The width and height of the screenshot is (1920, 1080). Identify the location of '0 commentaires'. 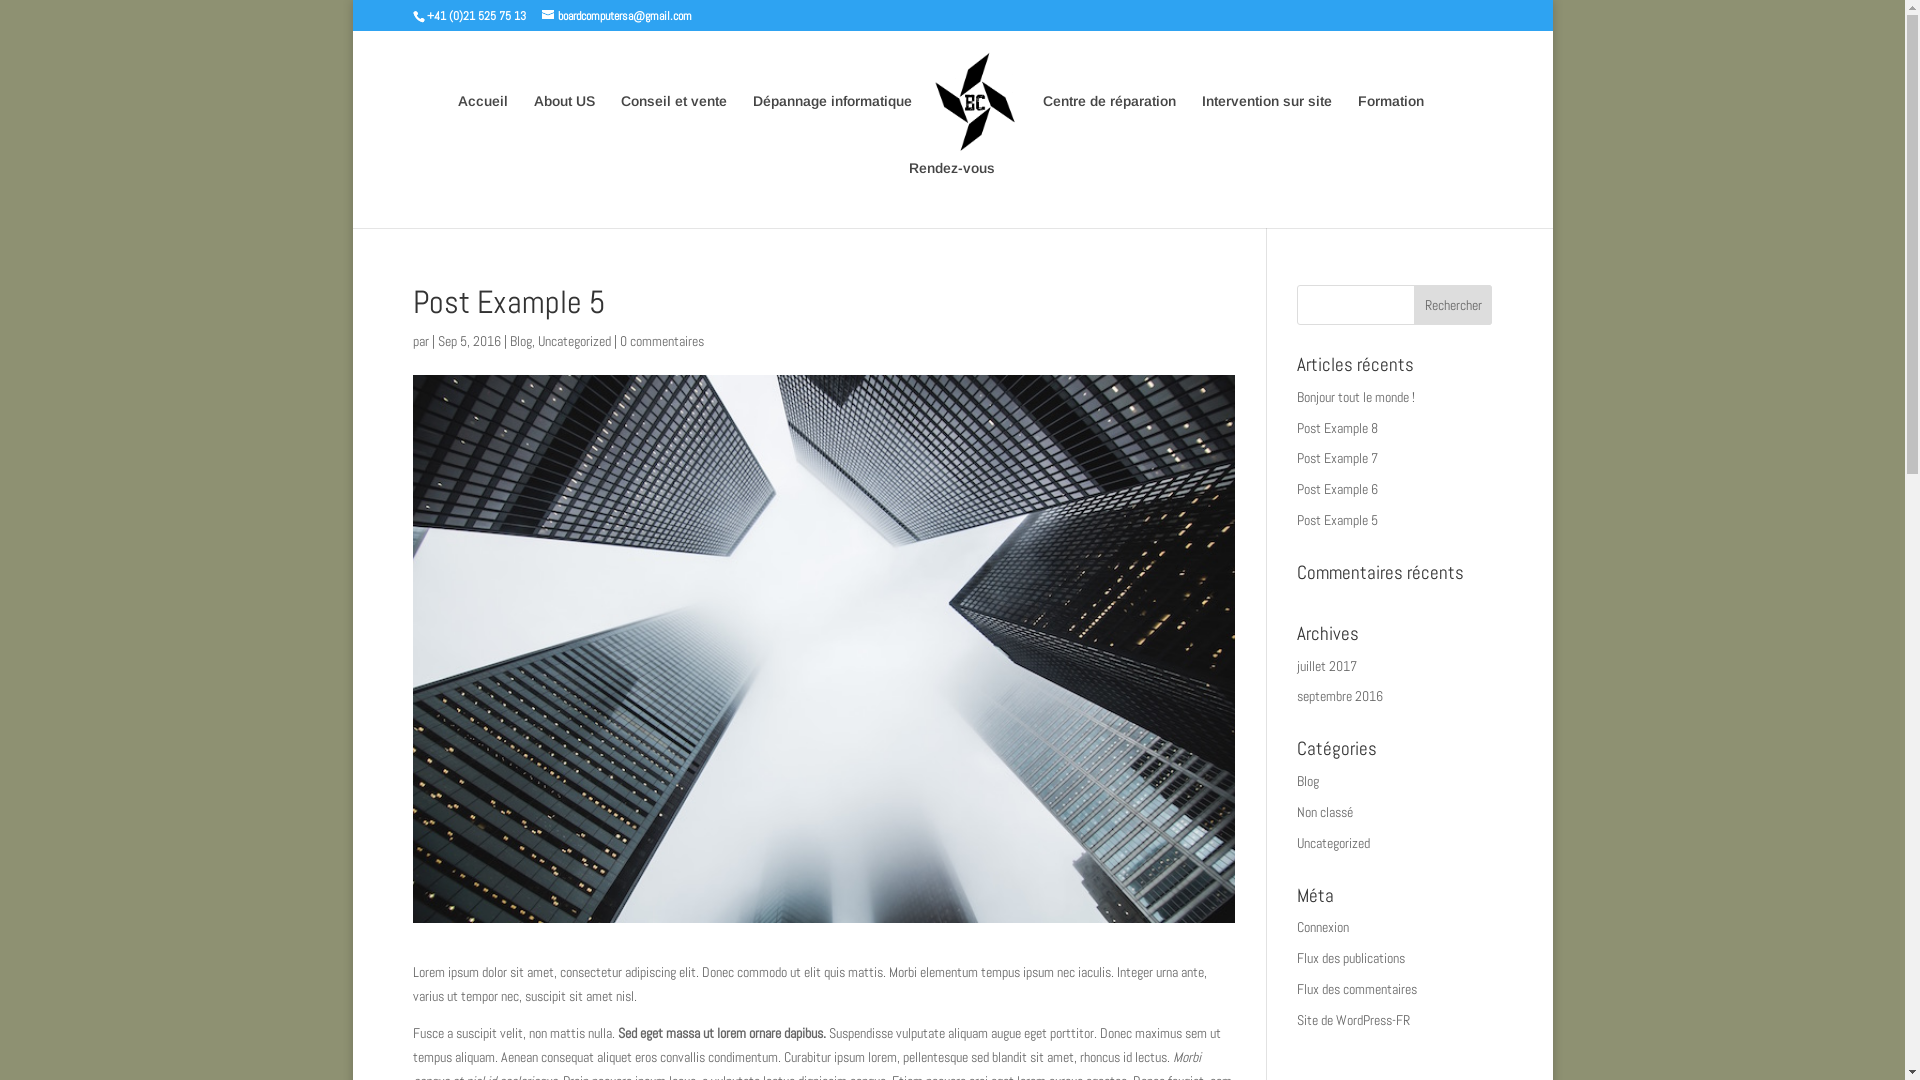
(662, 339).